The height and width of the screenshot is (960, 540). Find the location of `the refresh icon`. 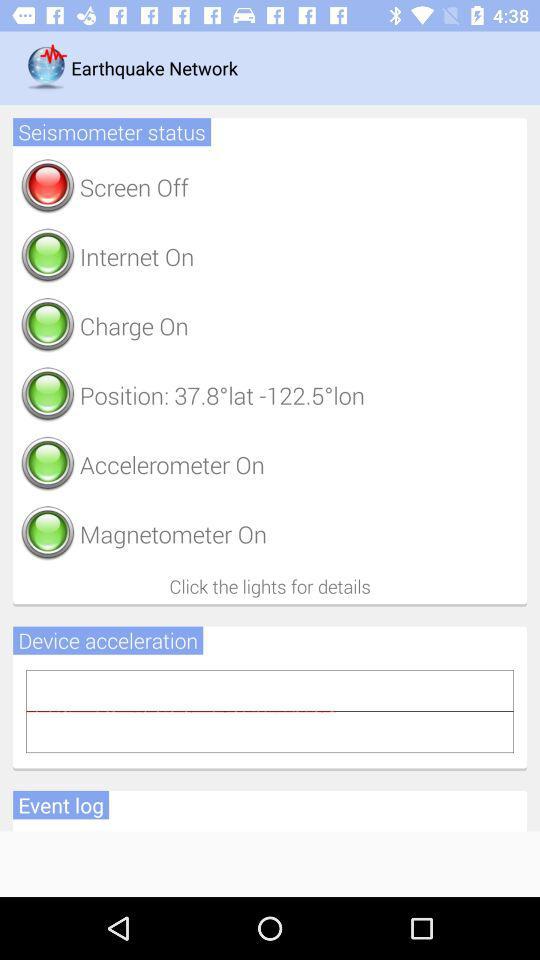

the refresh icon is located at coordinates (47, 187).